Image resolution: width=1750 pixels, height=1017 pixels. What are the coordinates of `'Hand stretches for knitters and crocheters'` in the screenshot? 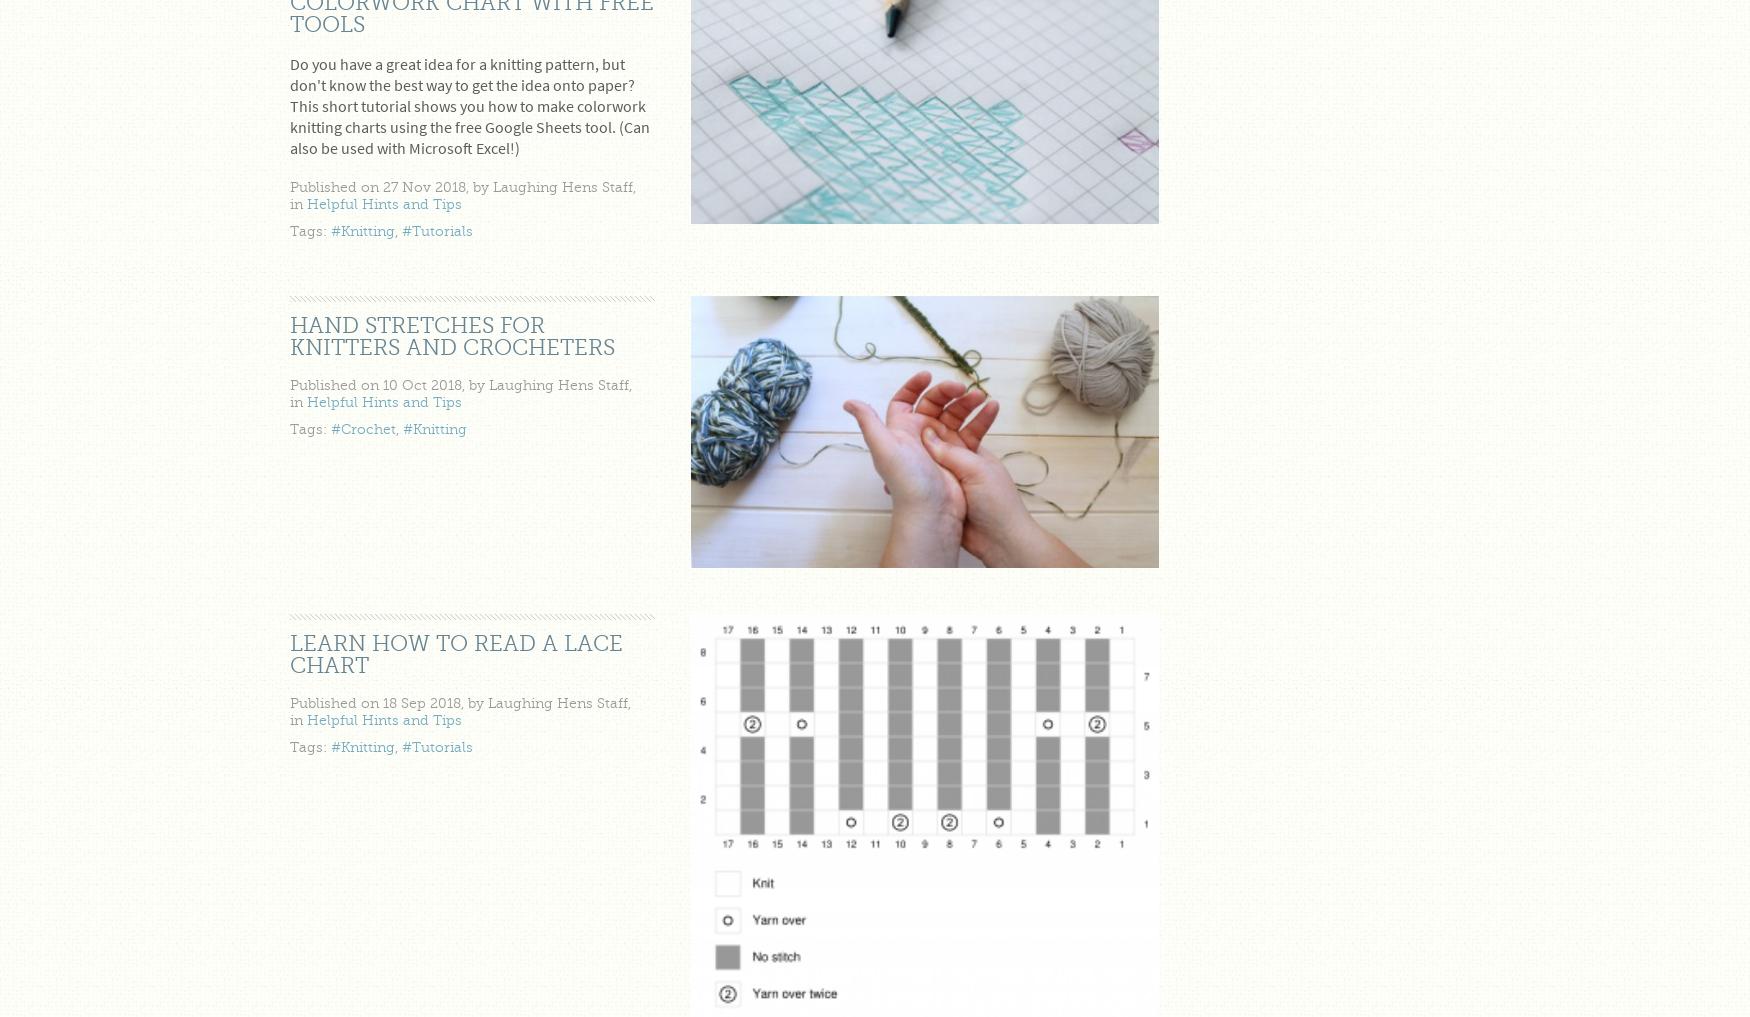 It's located at (452, 335).